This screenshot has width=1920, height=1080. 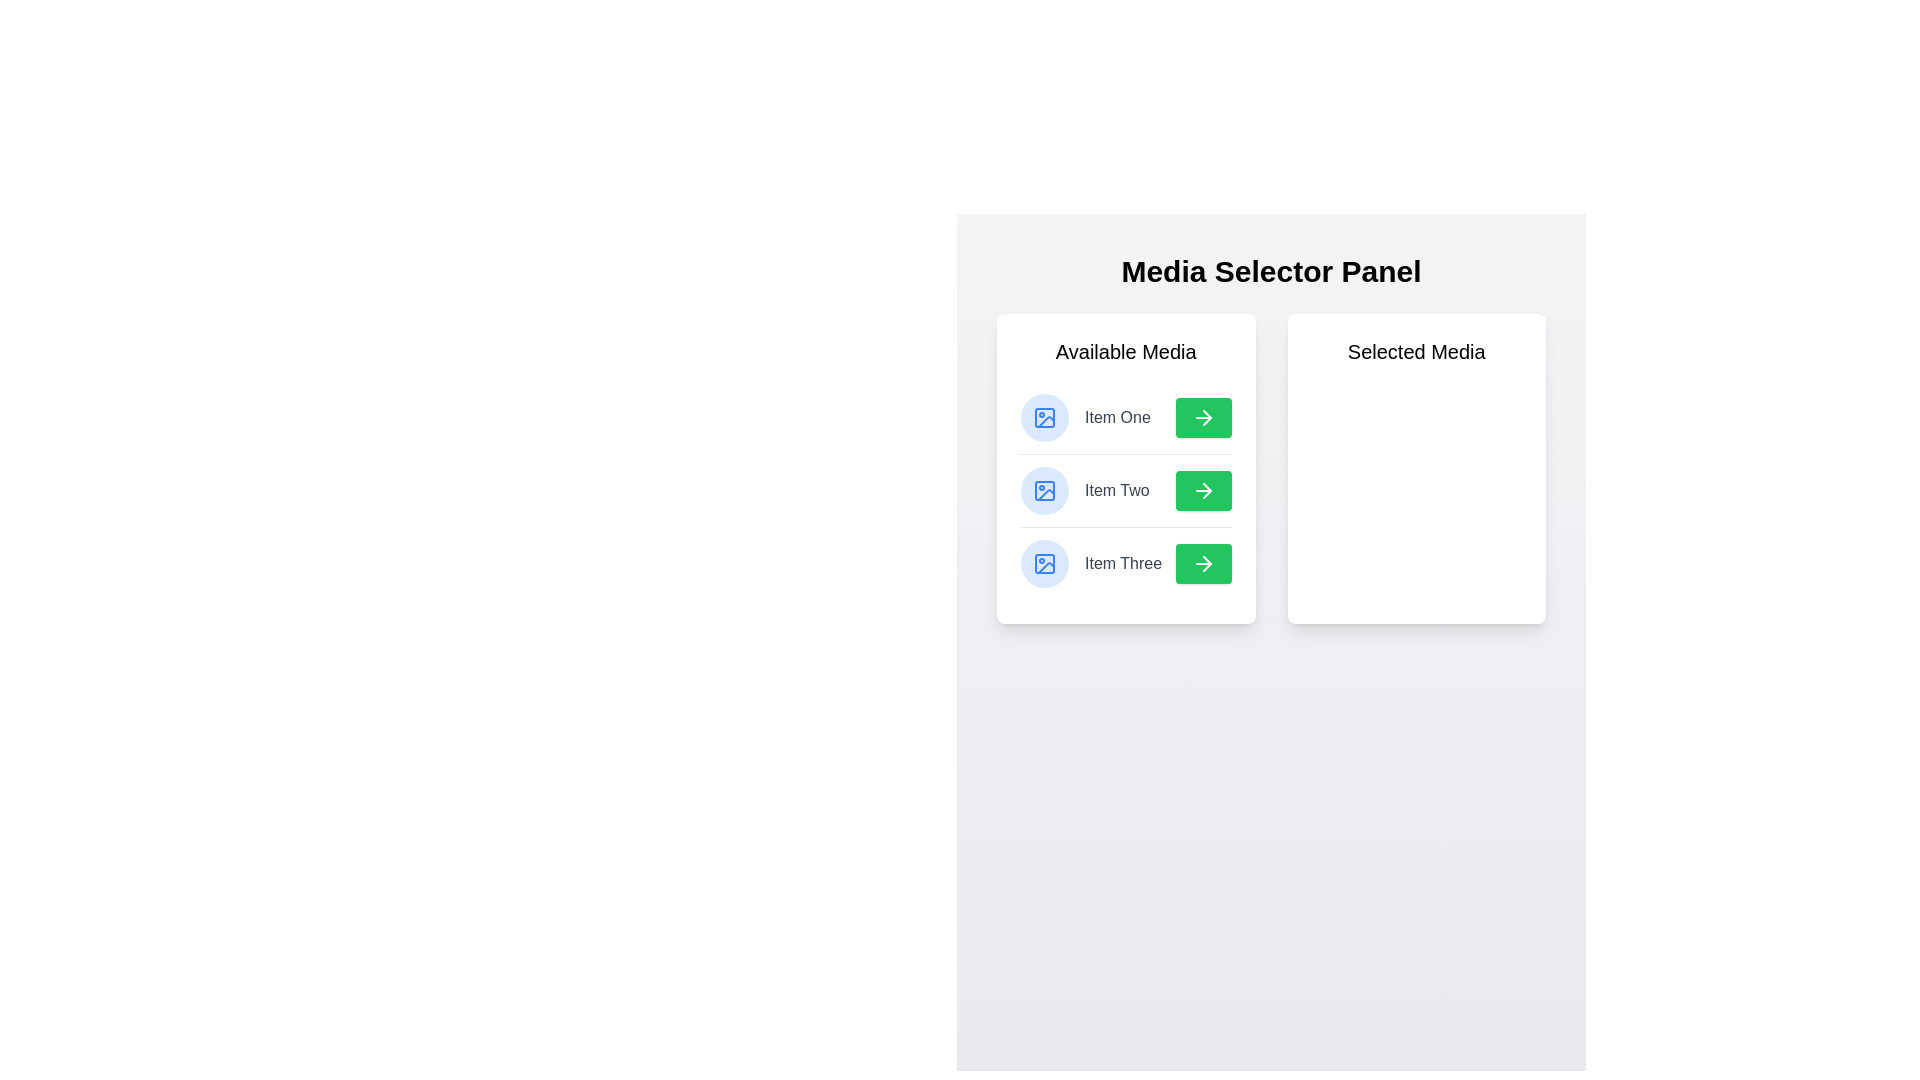 What do you see at coordinates (1084, 416) in the screenshot?
I see `to select the media item labeled 'Item One' in the 'Available Media' list, which is the first row of three items` at bounding box center [1084, 416].